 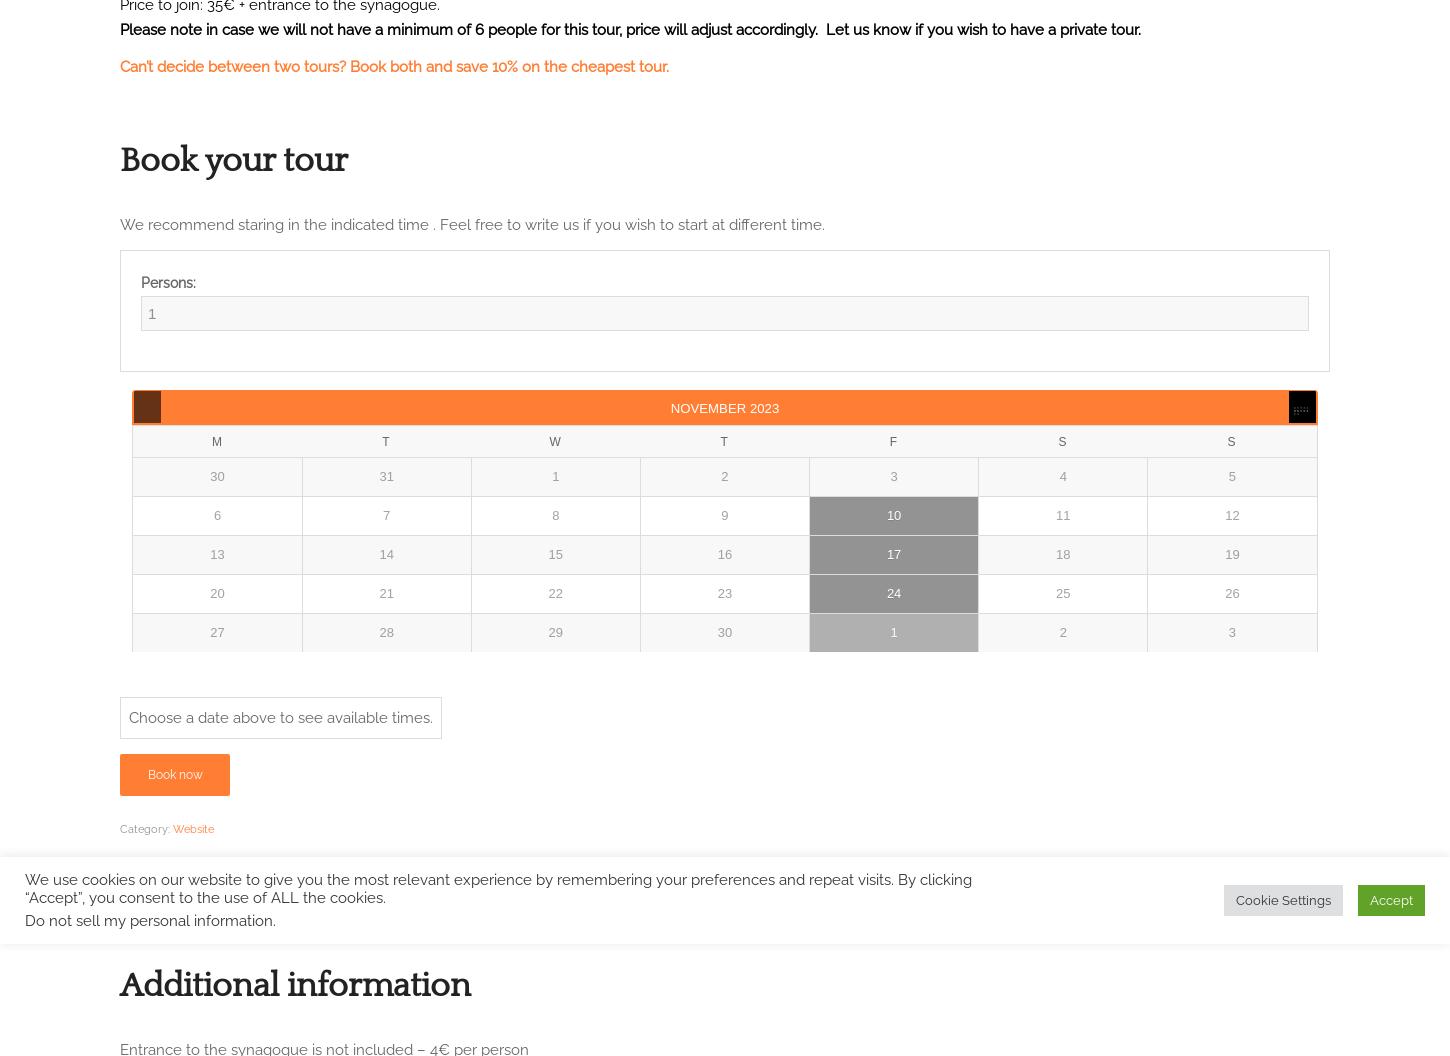 What do you see at coordinates (167, 25) in the screenshot?
I see `'Contact us'` at bounding box center [167, 25].